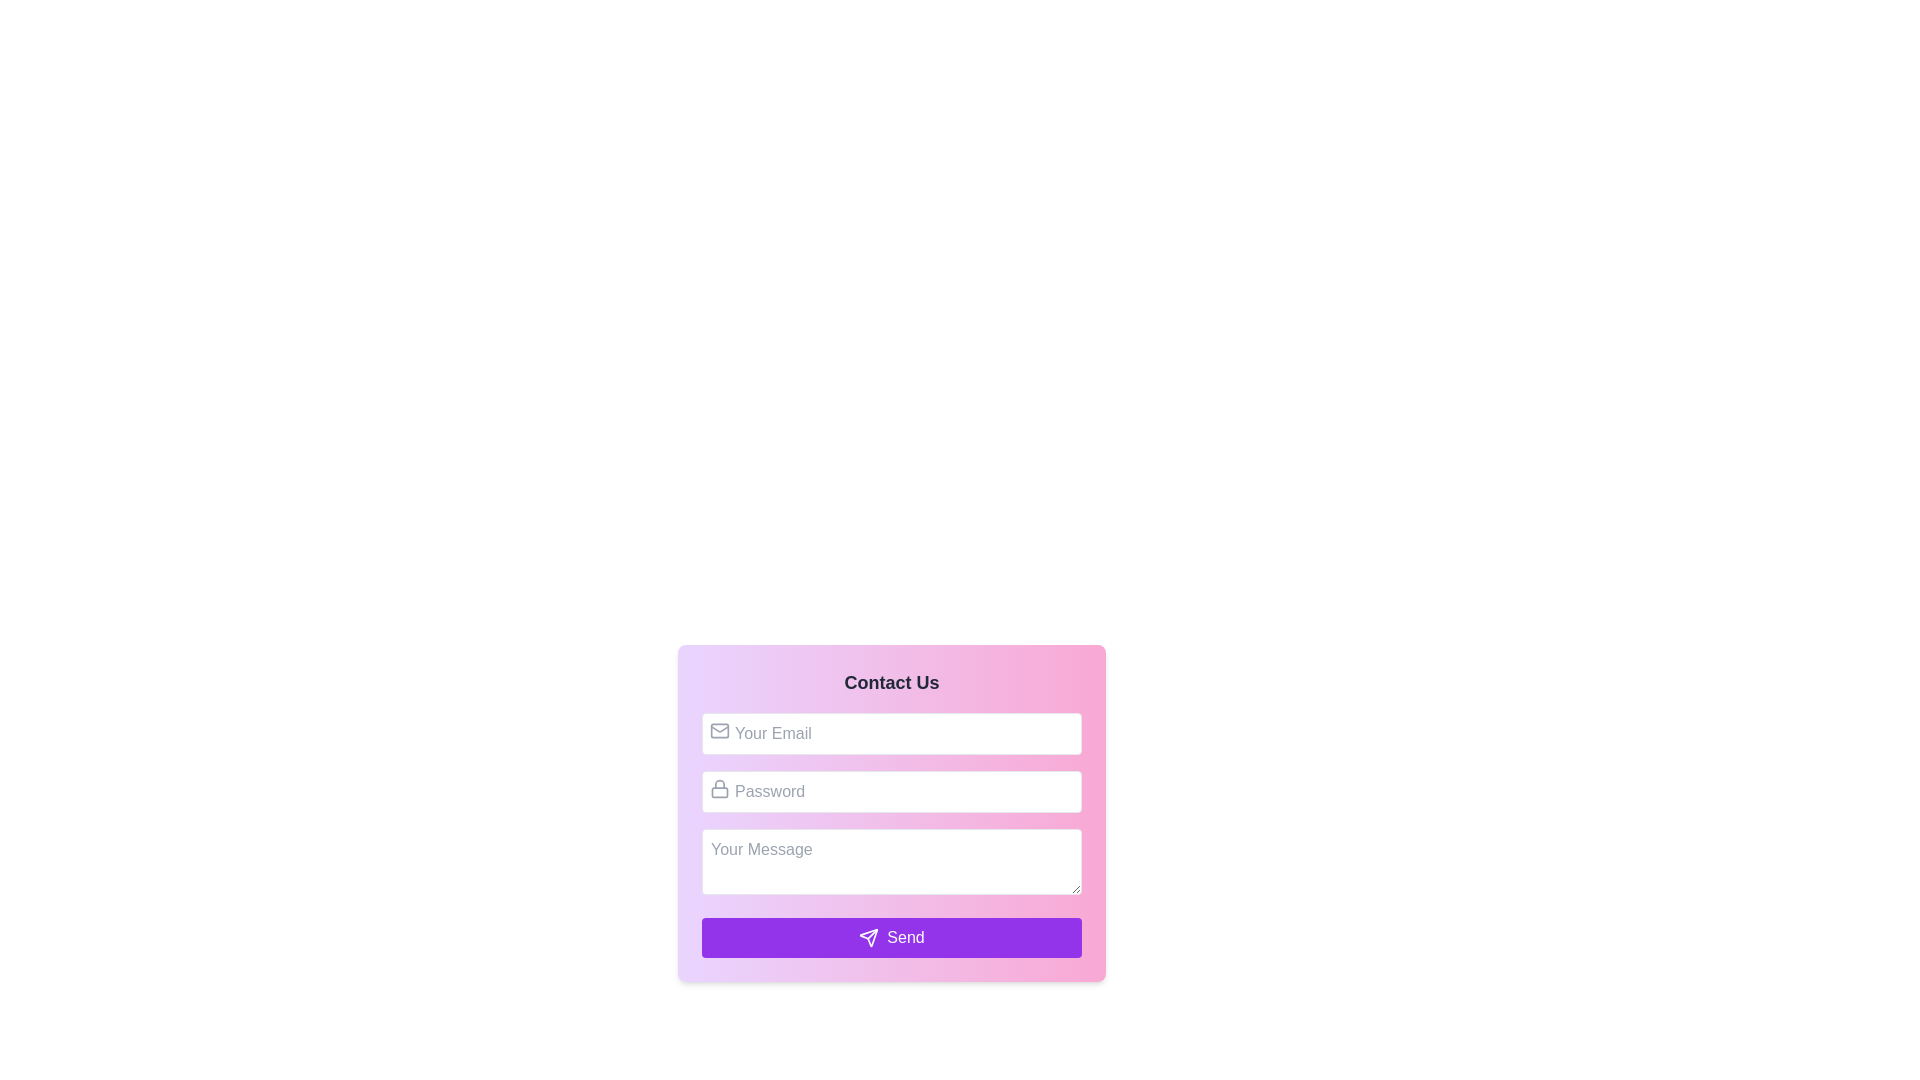  Describe the element at coordinates (720, 731) in the screenshot. I see `the decorative SVG rectangle with rounded corners that is part of the mail icon, located to the left of the email text field in the 'Contact Us' form` at that location.